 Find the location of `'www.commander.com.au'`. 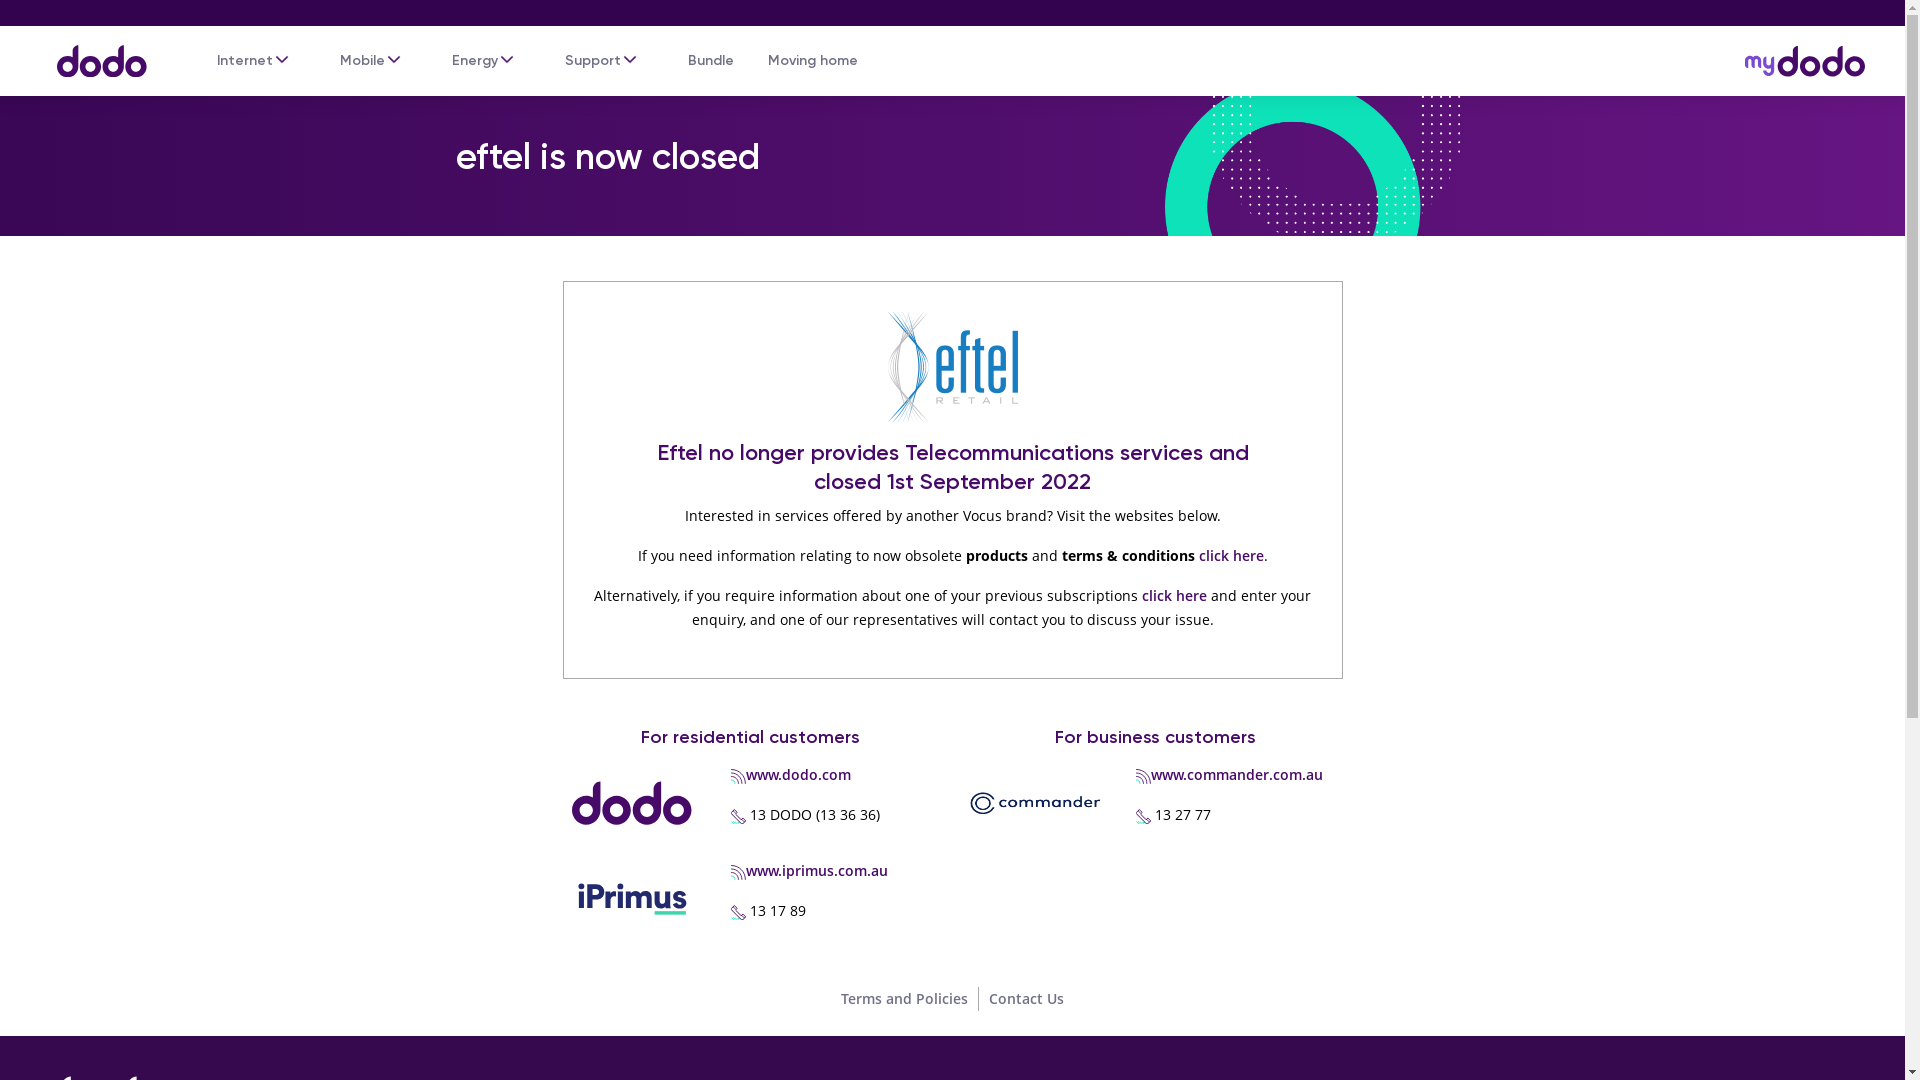

'www.commander.com.au' is located at coordinates (1151, 773).